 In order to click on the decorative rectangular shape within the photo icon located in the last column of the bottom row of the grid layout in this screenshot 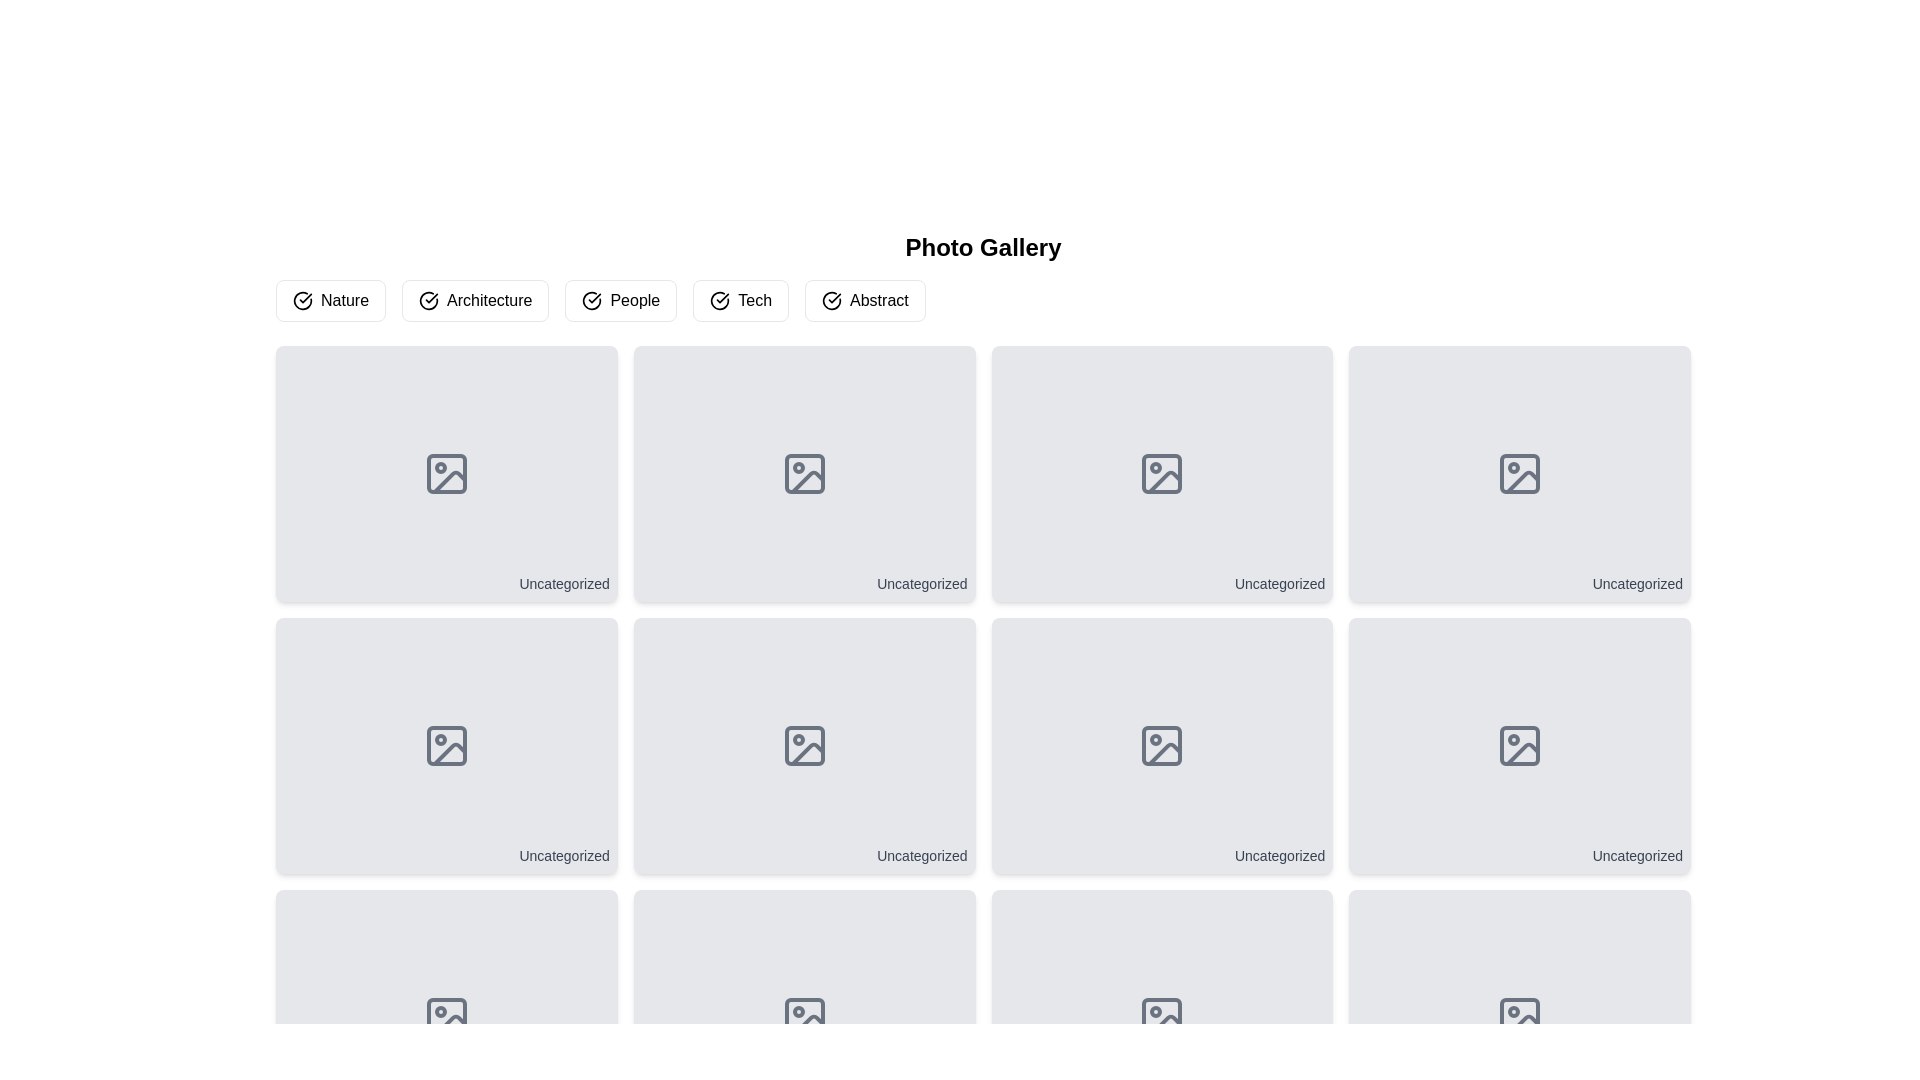, I will do `click(804, 1018)`.